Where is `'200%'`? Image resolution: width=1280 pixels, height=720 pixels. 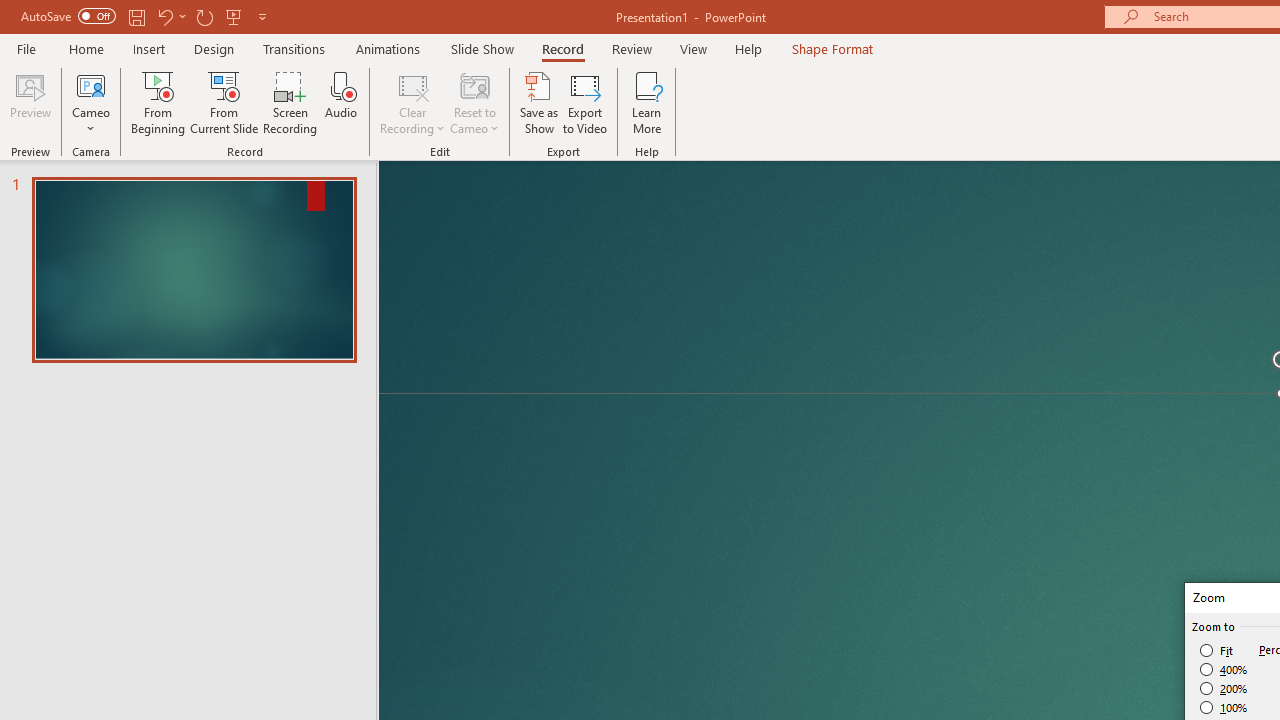
'200%' is located at coordinates (1223, 688).